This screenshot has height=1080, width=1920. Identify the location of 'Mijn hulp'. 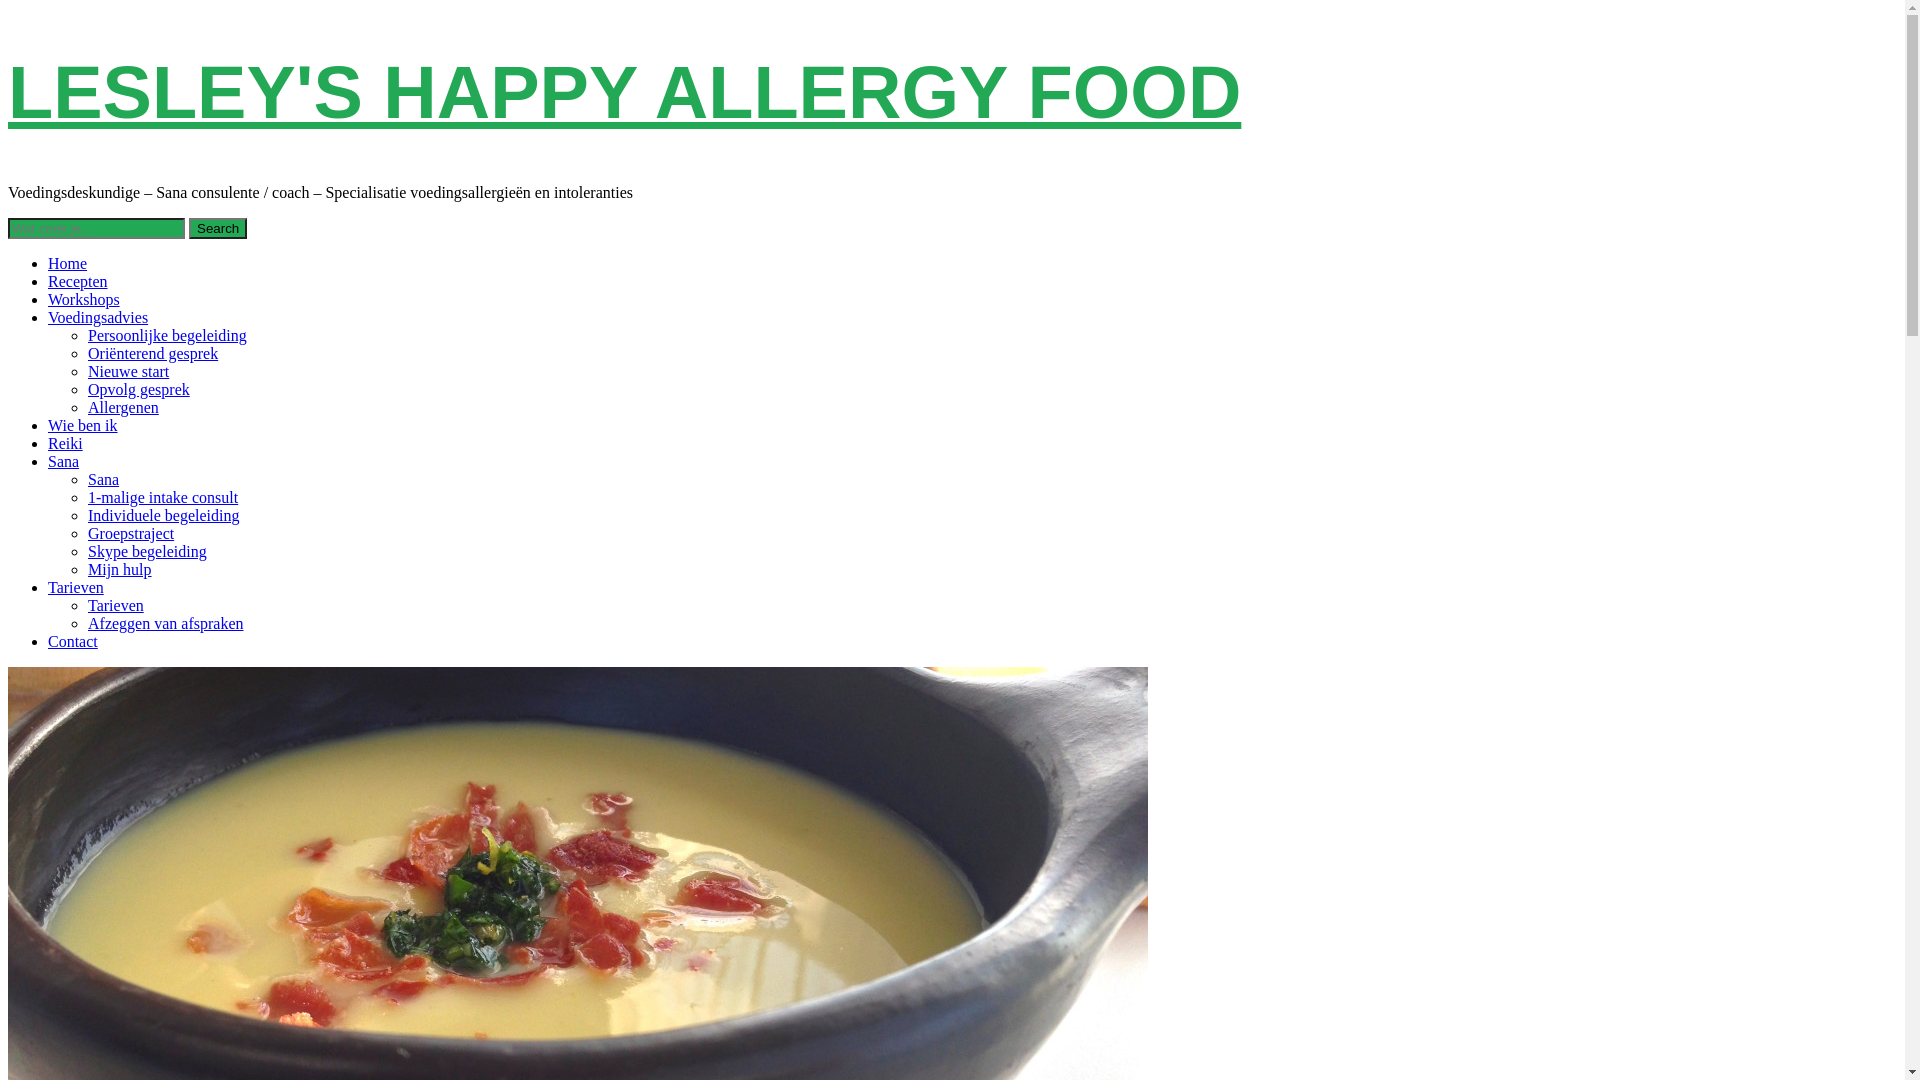
(119, 569).